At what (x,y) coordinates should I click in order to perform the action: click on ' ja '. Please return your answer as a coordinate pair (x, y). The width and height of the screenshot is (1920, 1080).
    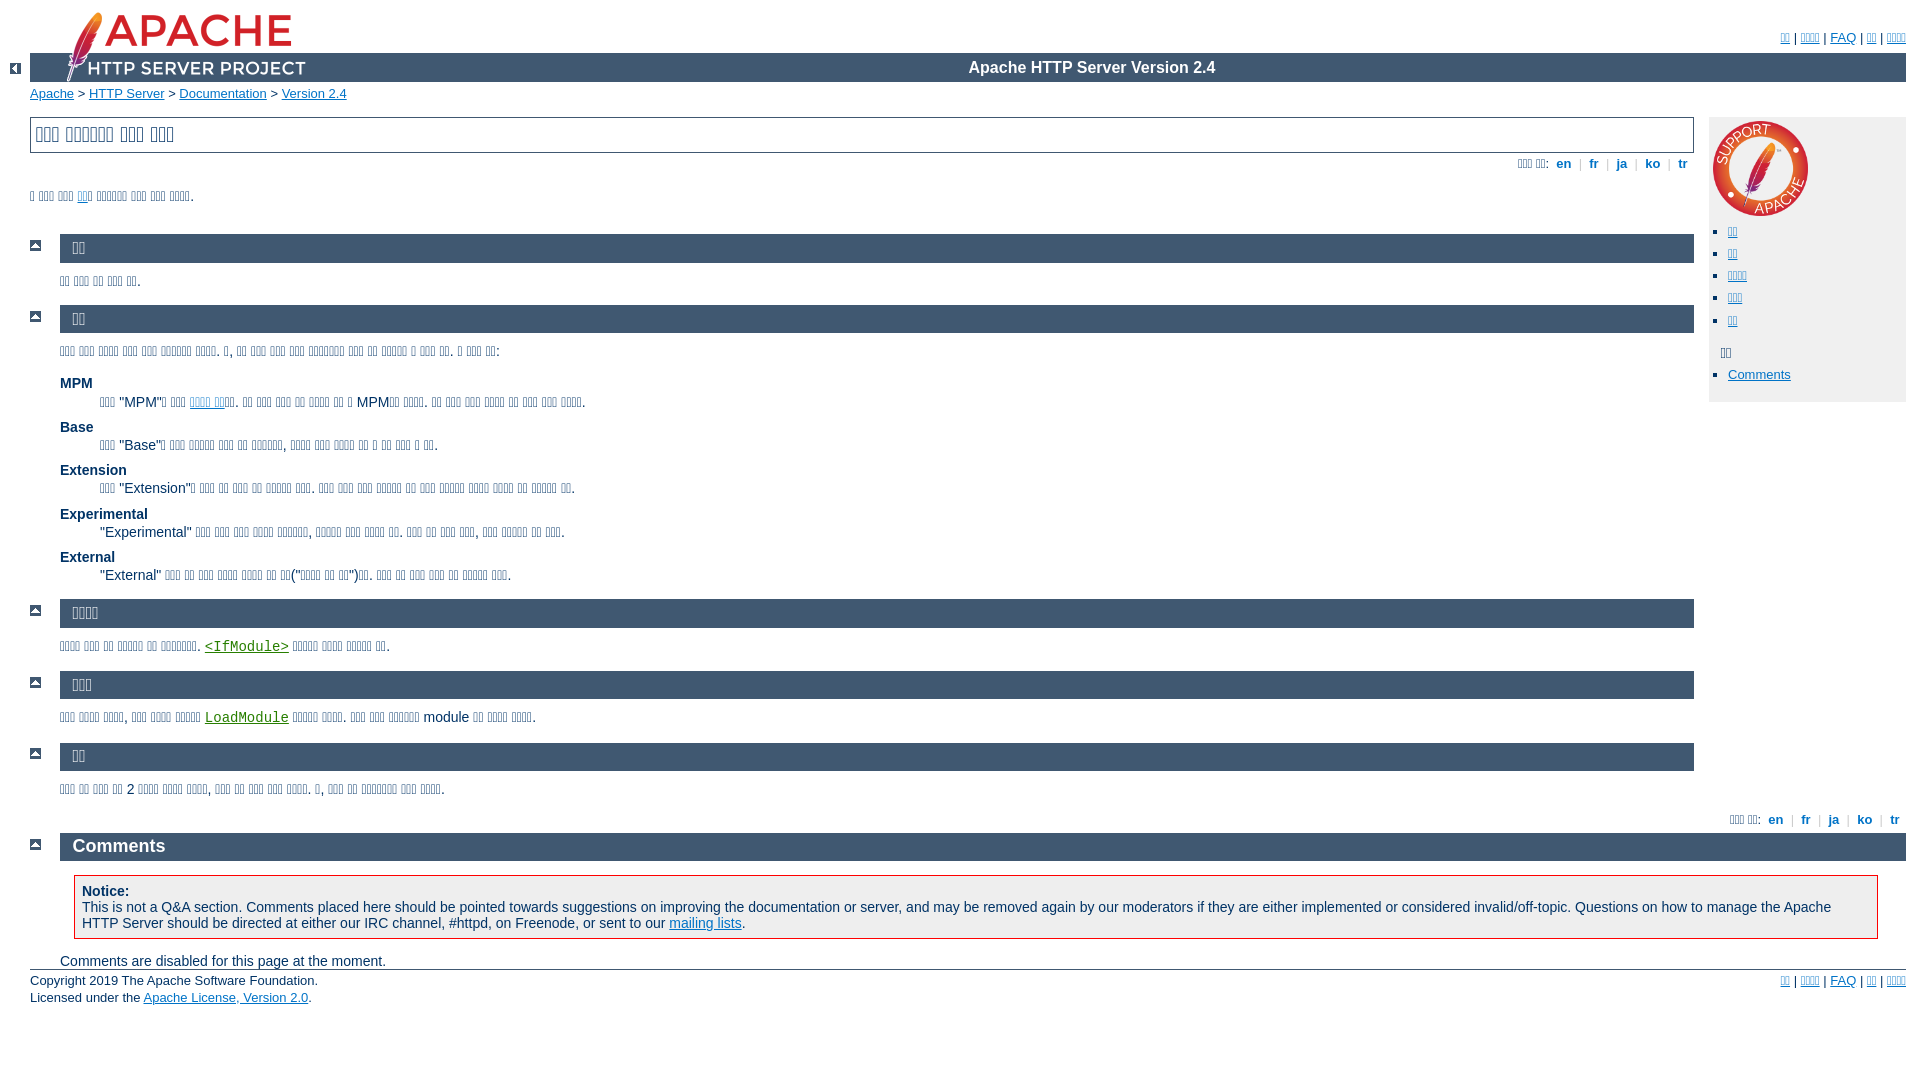
    Looking at the image, I should click on (1622, 162).